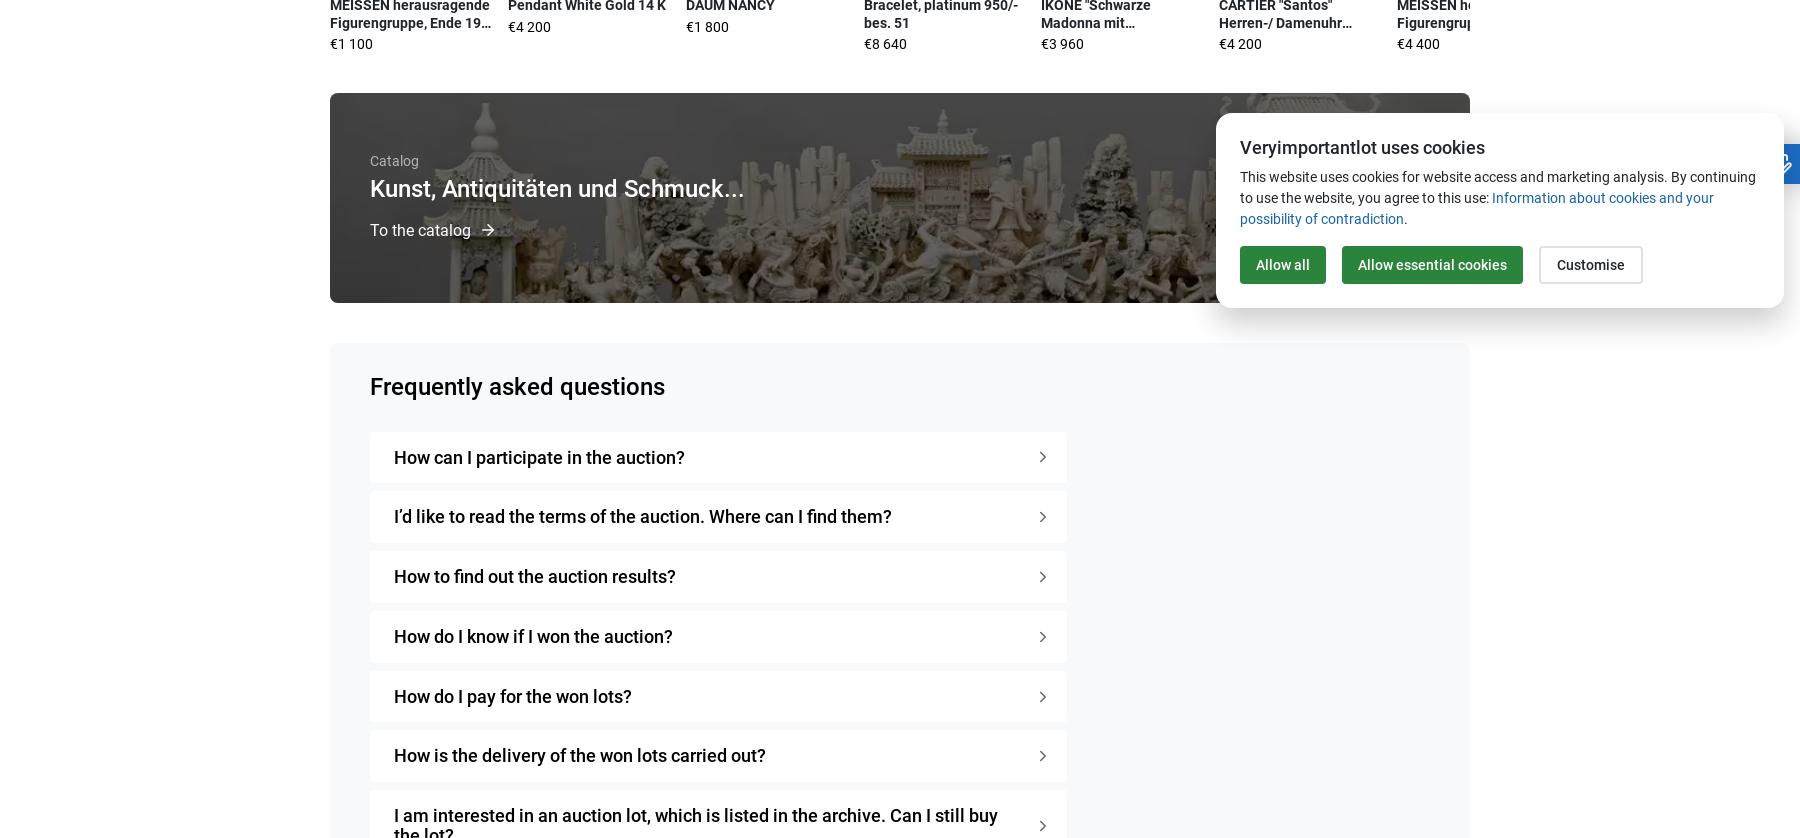  Describe the element at coordinates (642, 516) in the screenshot. I see `'I’d like to read the terms of the auction. Where can I find them?'` at that location.